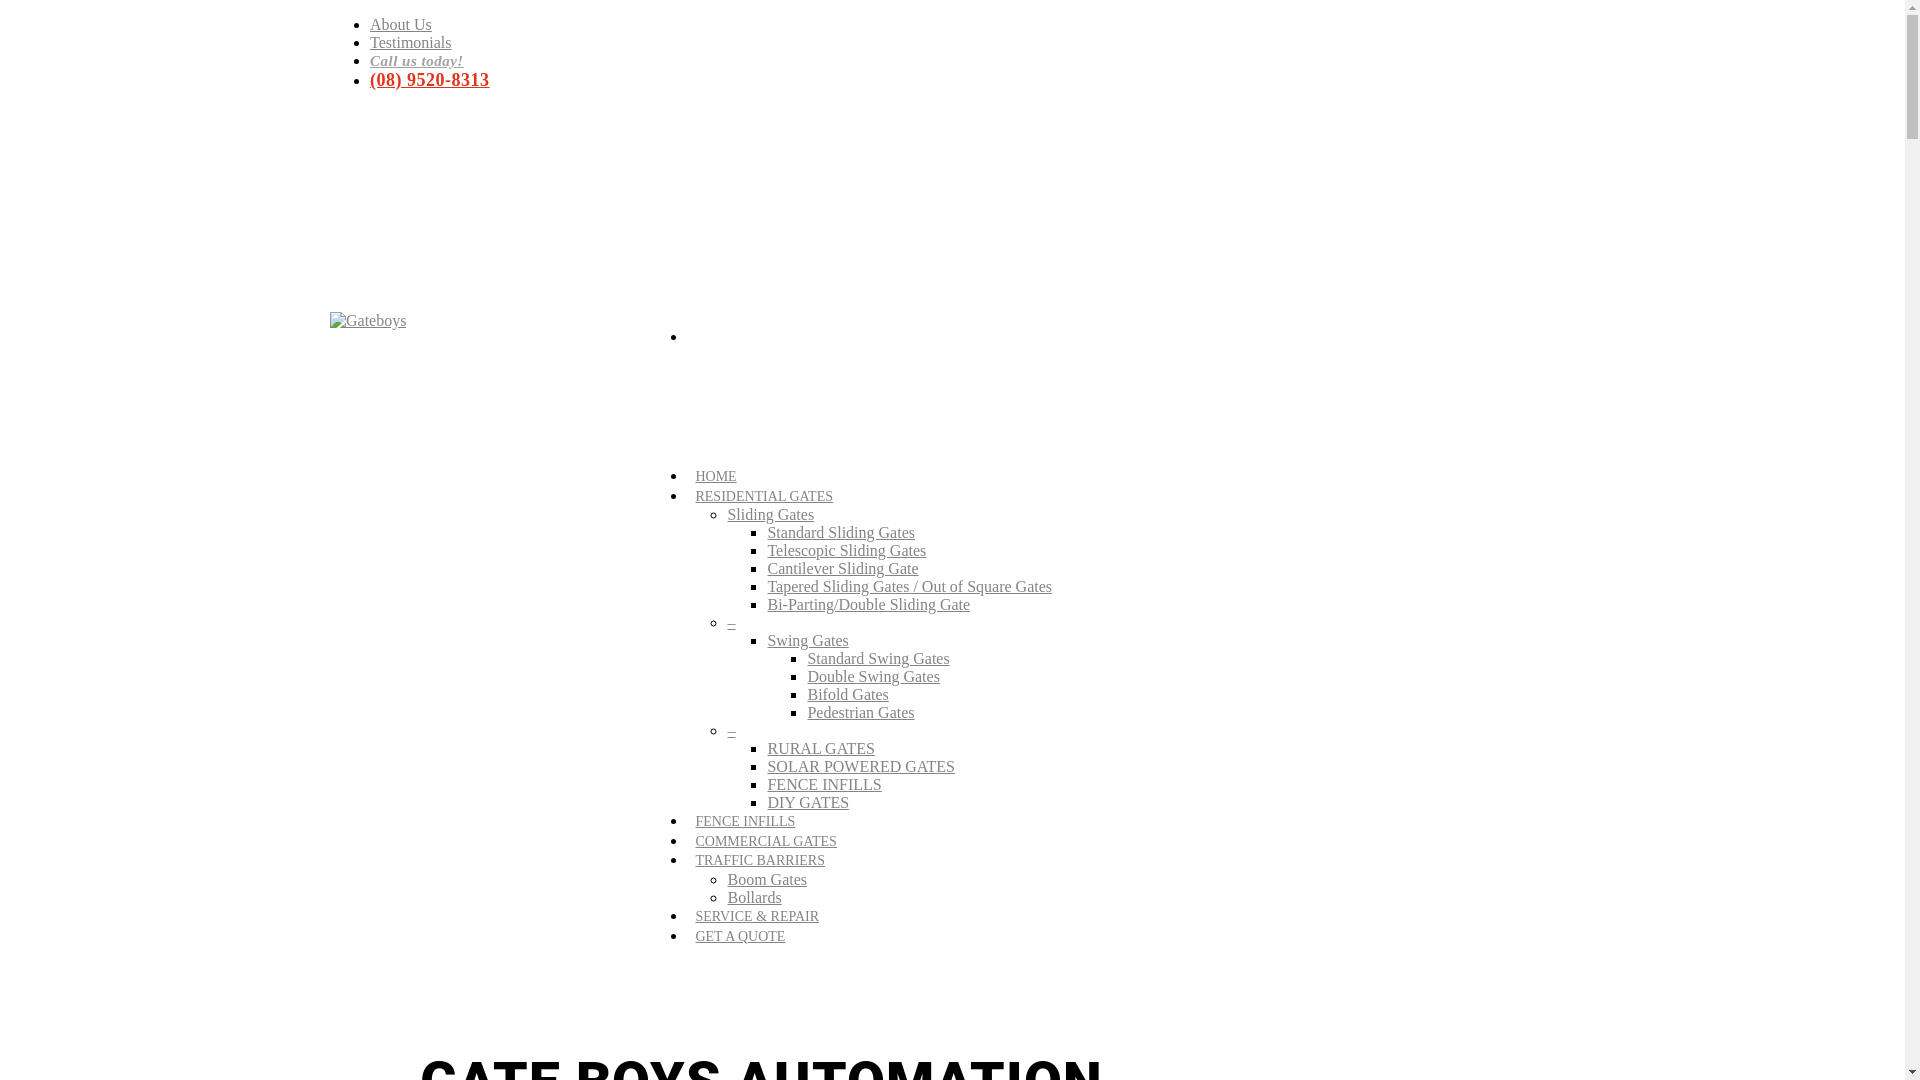  Describe the element at coordinates (868, 603) in the screenshot. I see `'Bi-Parting/Double Sliding Gate'` at that location.